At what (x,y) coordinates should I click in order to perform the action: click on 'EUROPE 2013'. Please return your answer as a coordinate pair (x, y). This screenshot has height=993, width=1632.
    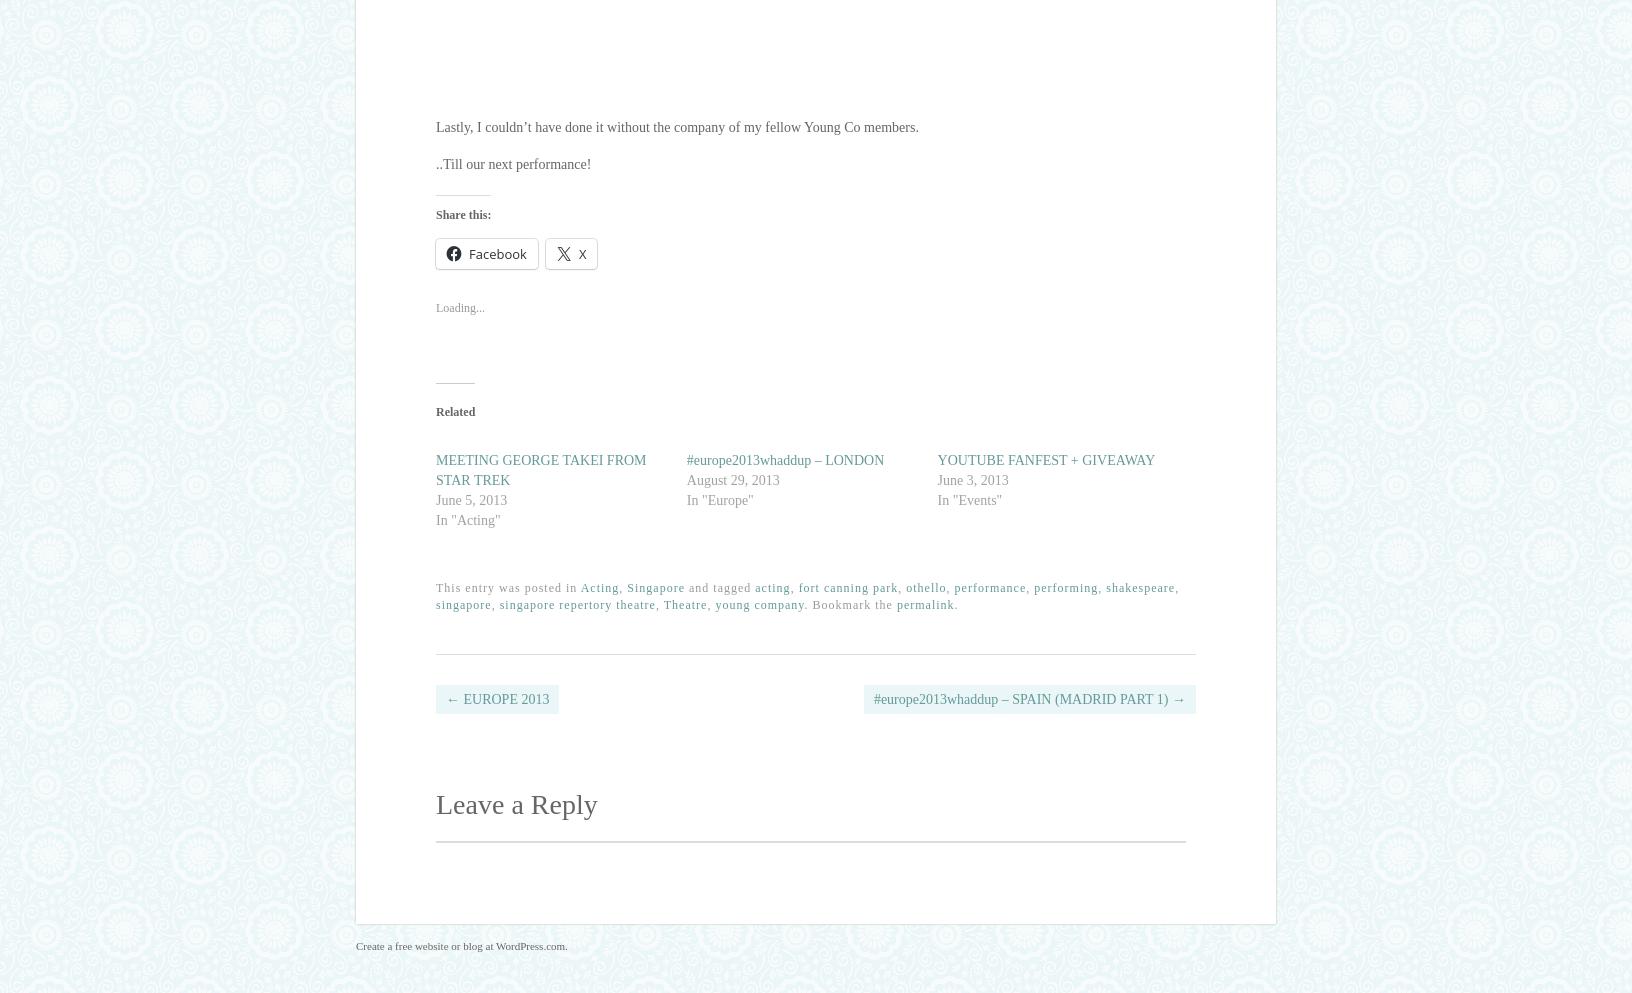
    Looking at the image, I should click on (459, 697).